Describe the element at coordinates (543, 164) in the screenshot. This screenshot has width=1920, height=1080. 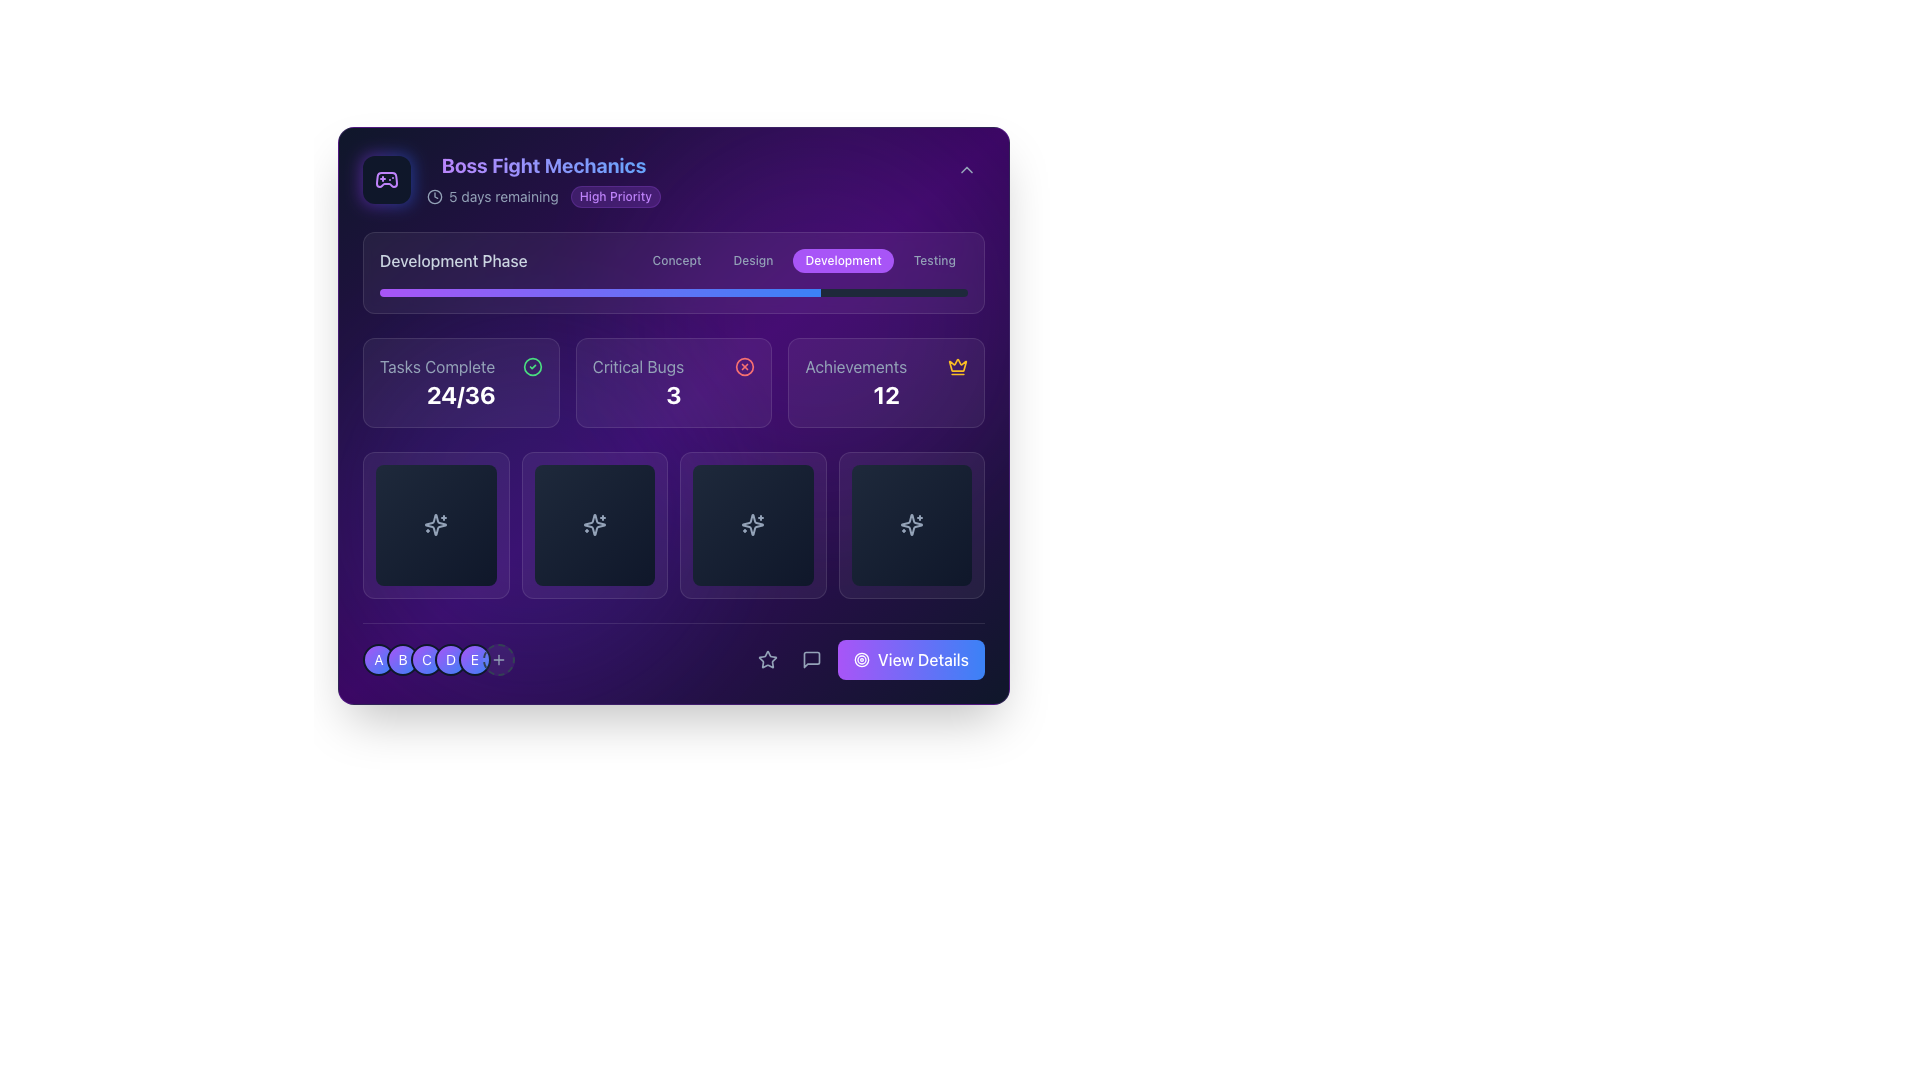
I see `the text content of the Text Label, which serves as a title or header for the current context, located at the top-left corner of the UI above the deadline and priority information` at that location.